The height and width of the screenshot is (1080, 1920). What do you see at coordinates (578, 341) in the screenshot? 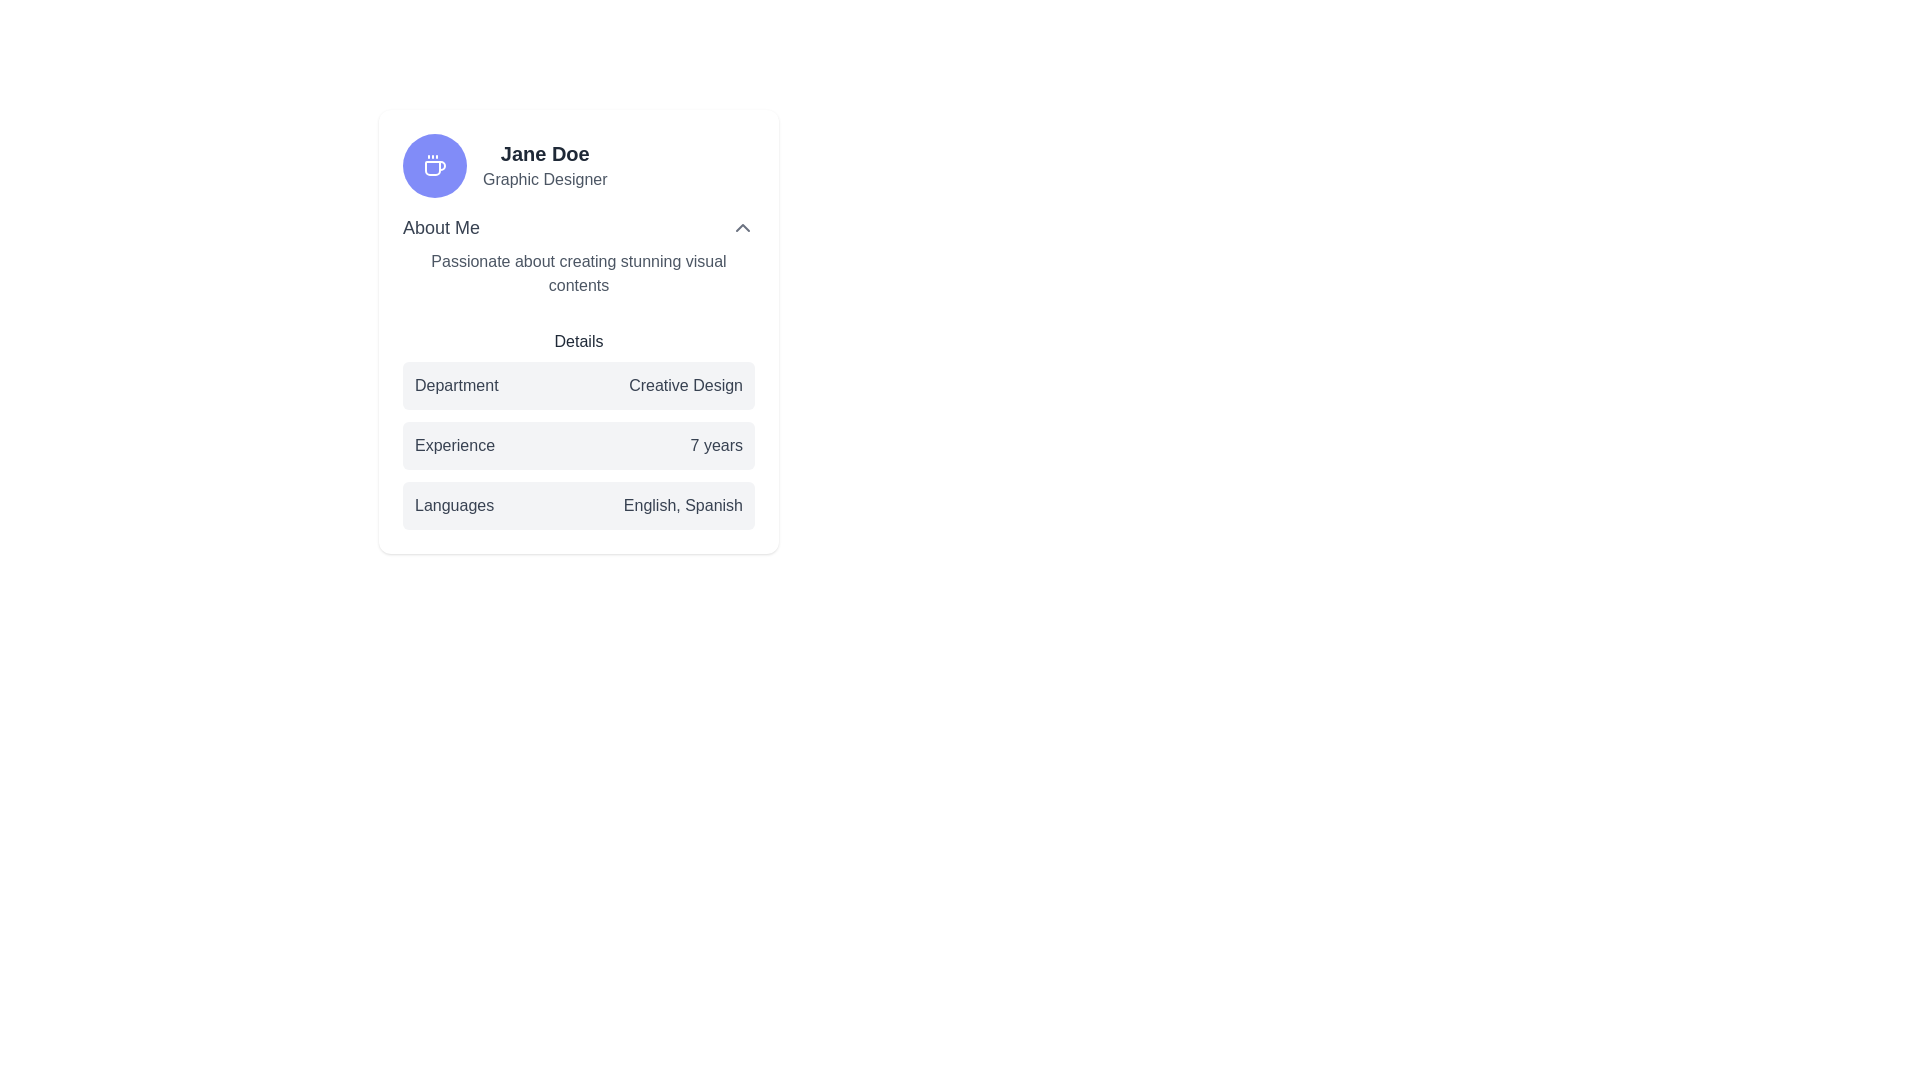
I see `the text element labeled 'Details'` at bounding box center [578, 341].